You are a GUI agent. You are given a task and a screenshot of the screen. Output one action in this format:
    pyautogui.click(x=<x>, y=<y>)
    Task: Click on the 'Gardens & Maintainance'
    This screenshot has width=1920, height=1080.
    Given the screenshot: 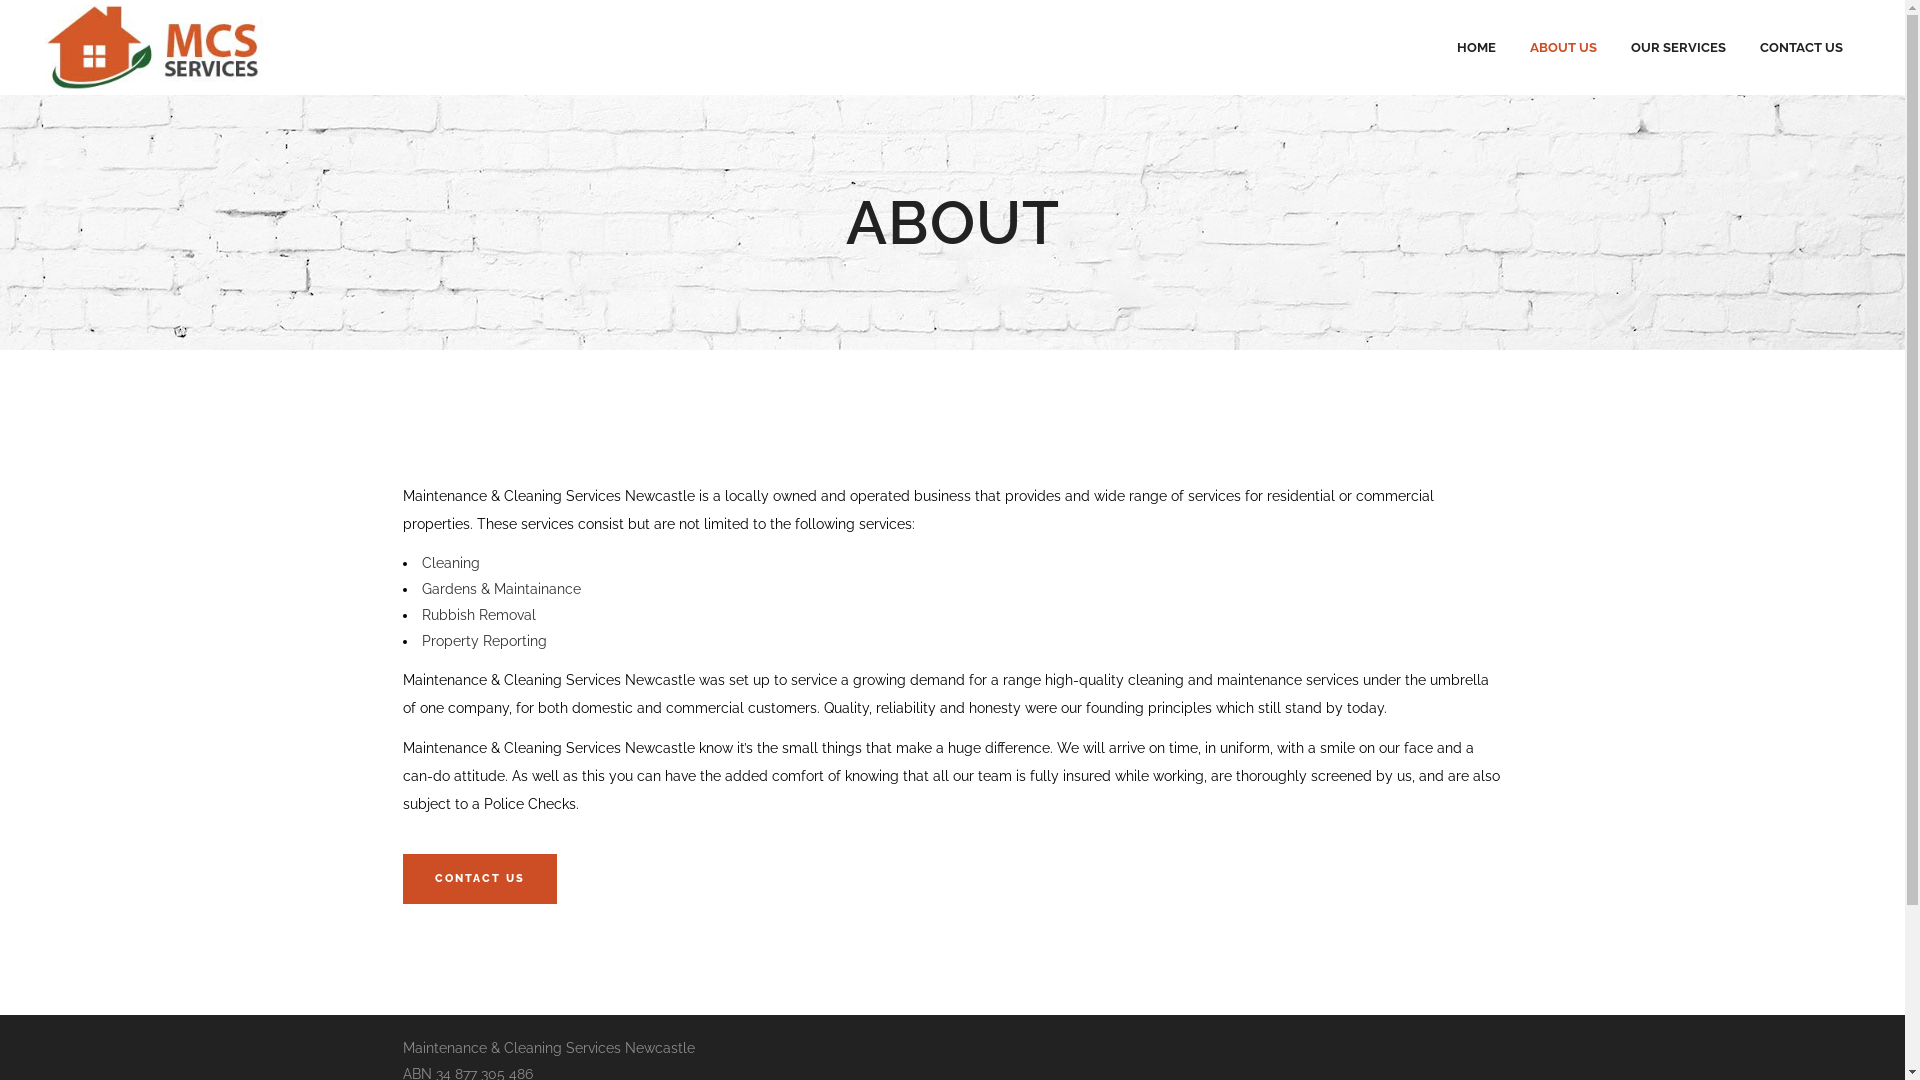 What is the action you would take?
    pyautogui.click(x=501, y=588)
    